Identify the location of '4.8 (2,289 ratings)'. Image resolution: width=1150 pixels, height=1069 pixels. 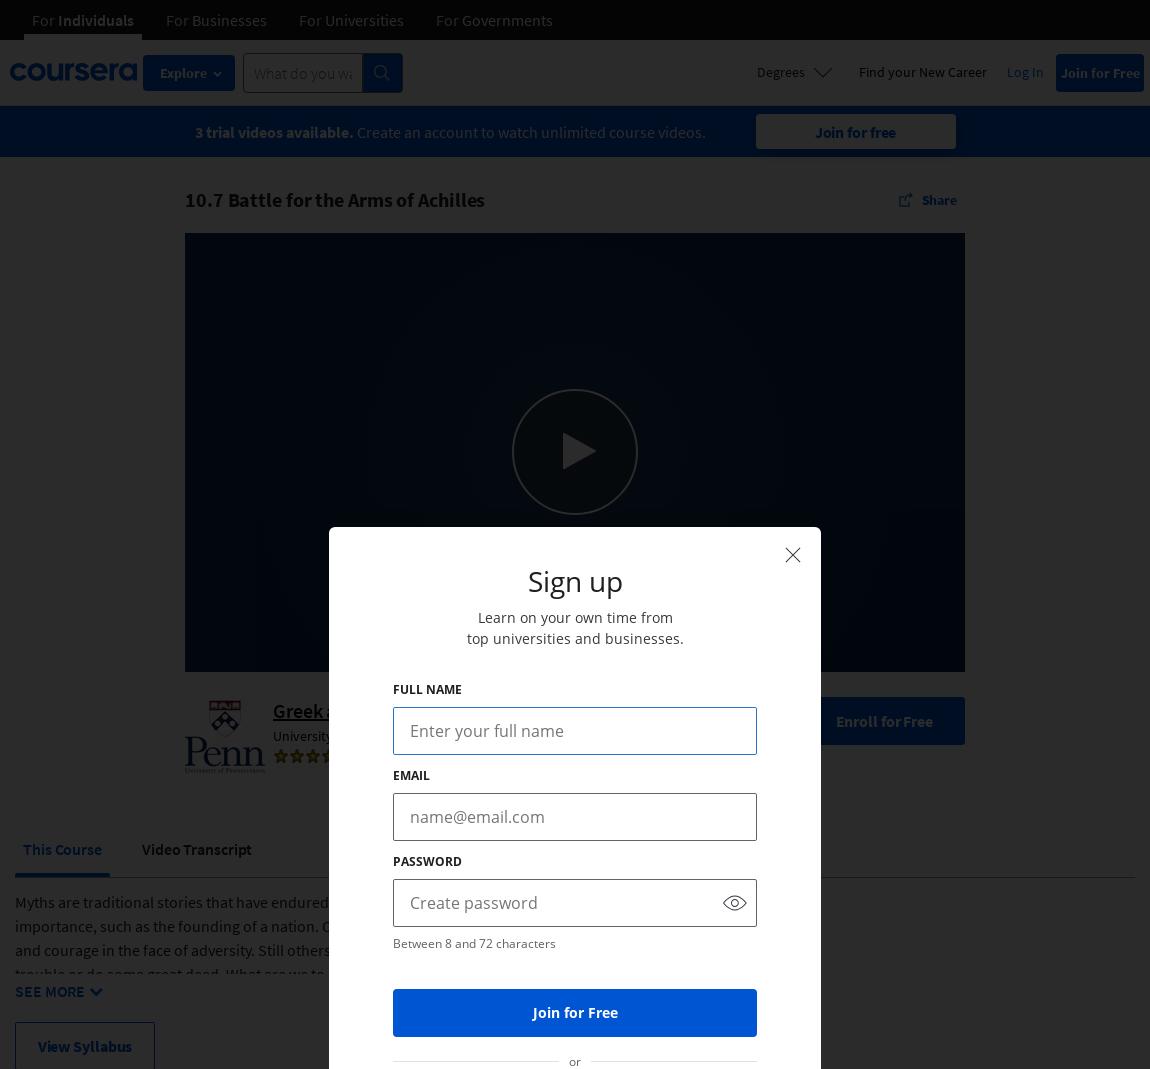
(412, 758).